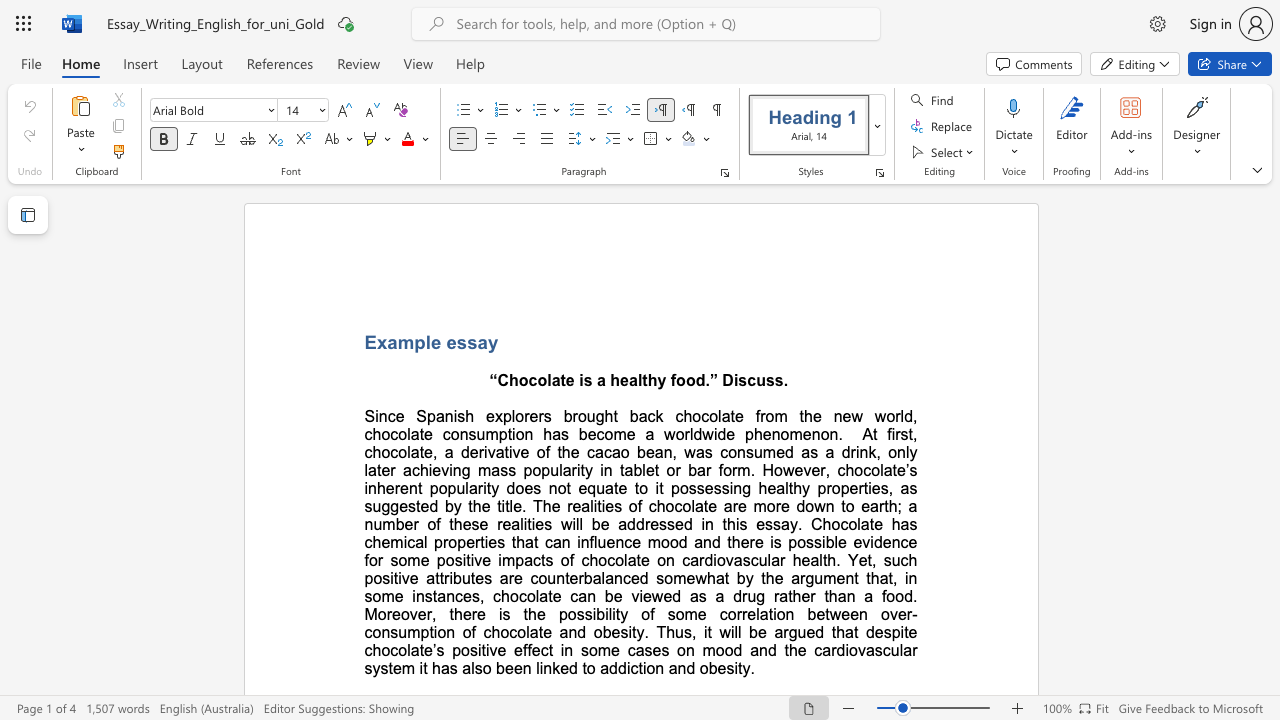 Image resolution: width=1280 pixels, height=720 pixels. What do you see at coordinates (670, 488) in the screenshot?
I see `the subset text "possessi" within the text "possessing"` at bounding box center [670, 488].